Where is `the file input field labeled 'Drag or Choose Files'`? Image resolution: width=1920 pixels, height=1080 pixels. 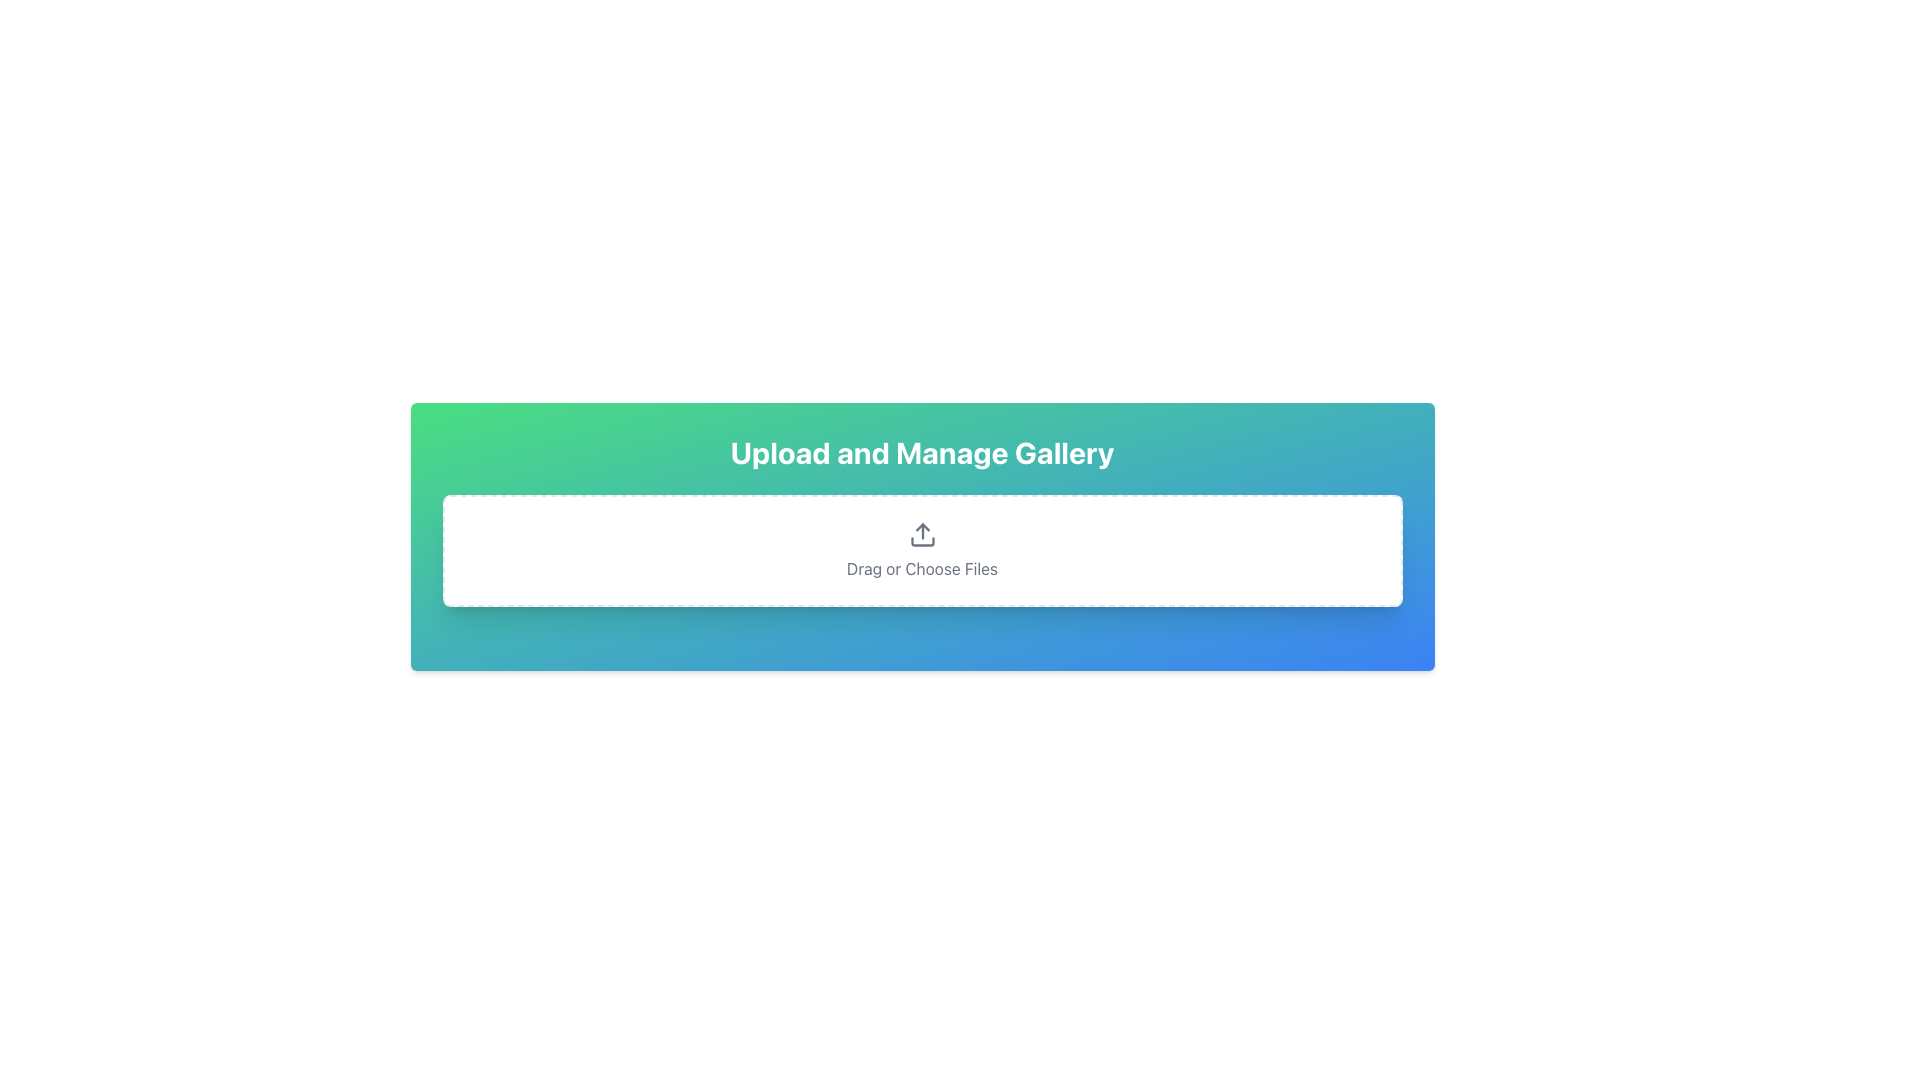 the file input field labeled 'Drag or Choose Files' is located at coordinates (921, 551).